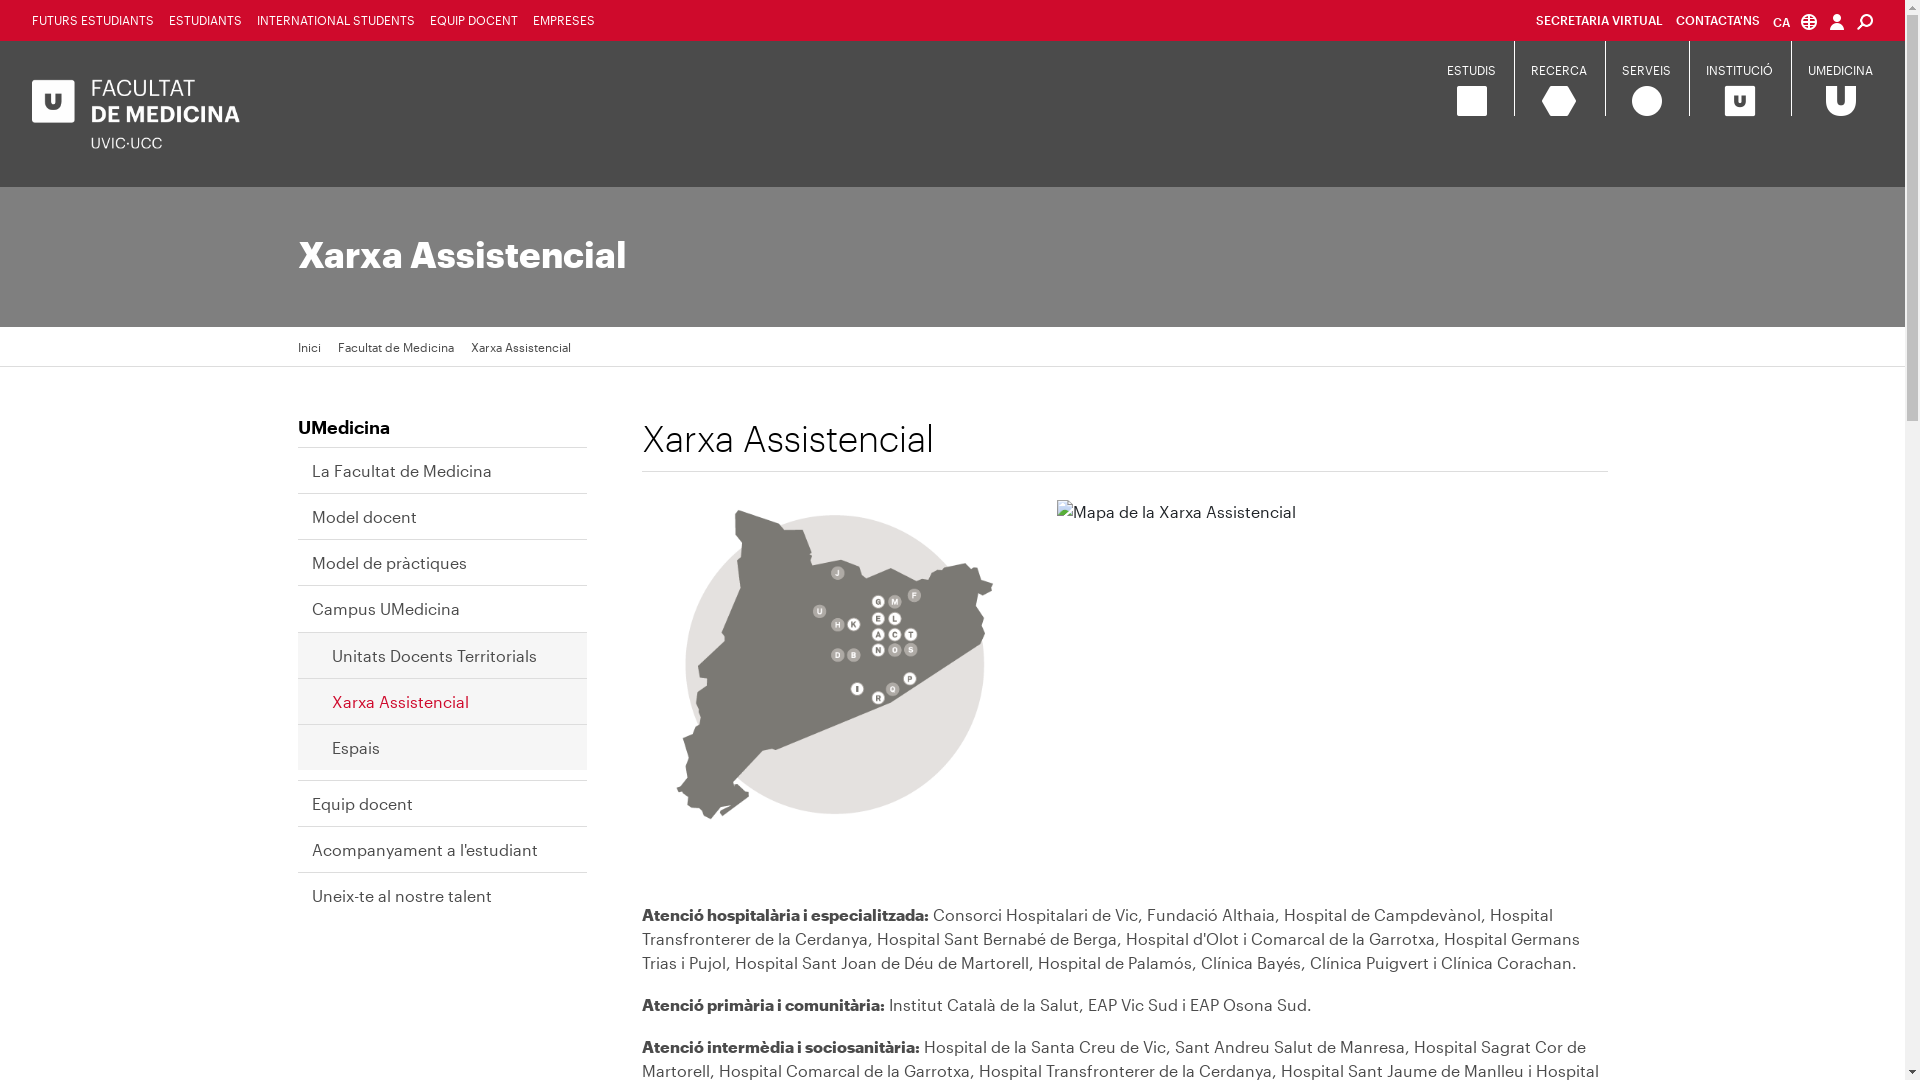 The width and height of the screenshot is (1920, 1080). What do you see at coordinates (1471, 69) in the screenshot?
I see `'ESTUDIS'` at bounding box center [1471, 69].